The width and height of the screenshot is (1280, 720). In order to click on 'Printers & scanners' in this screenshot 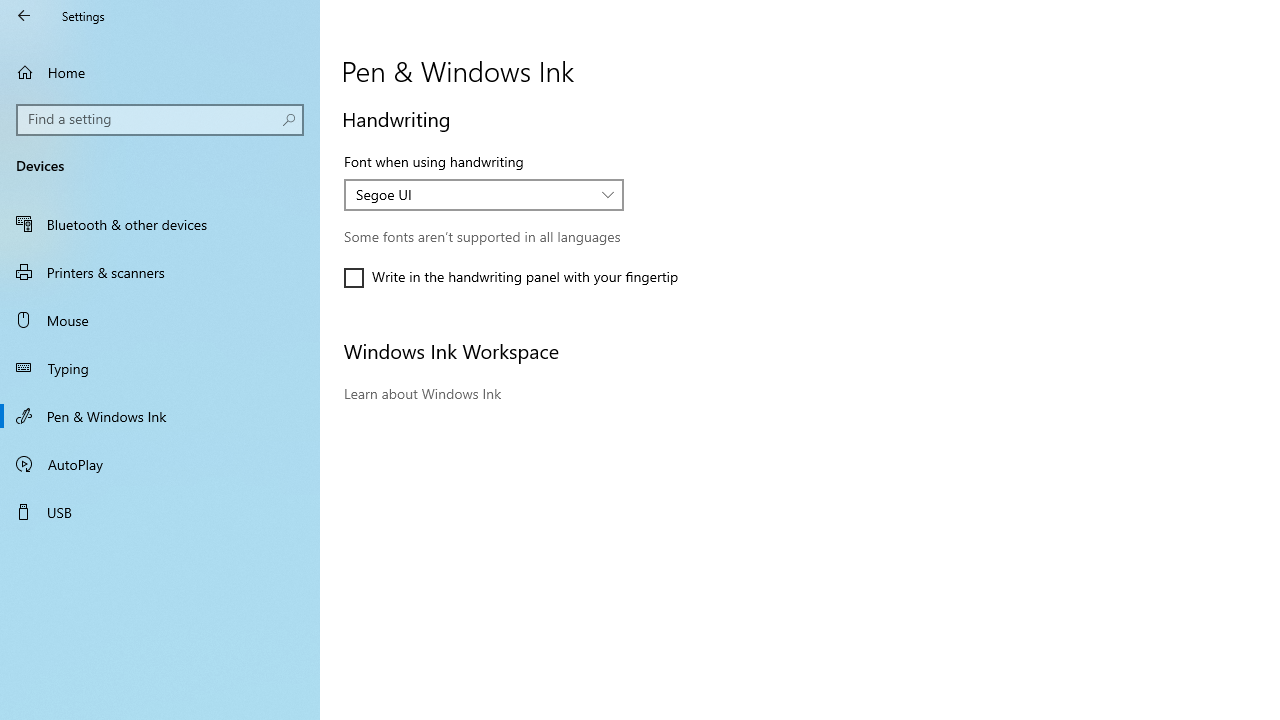, I will do `click(160, 271)`.